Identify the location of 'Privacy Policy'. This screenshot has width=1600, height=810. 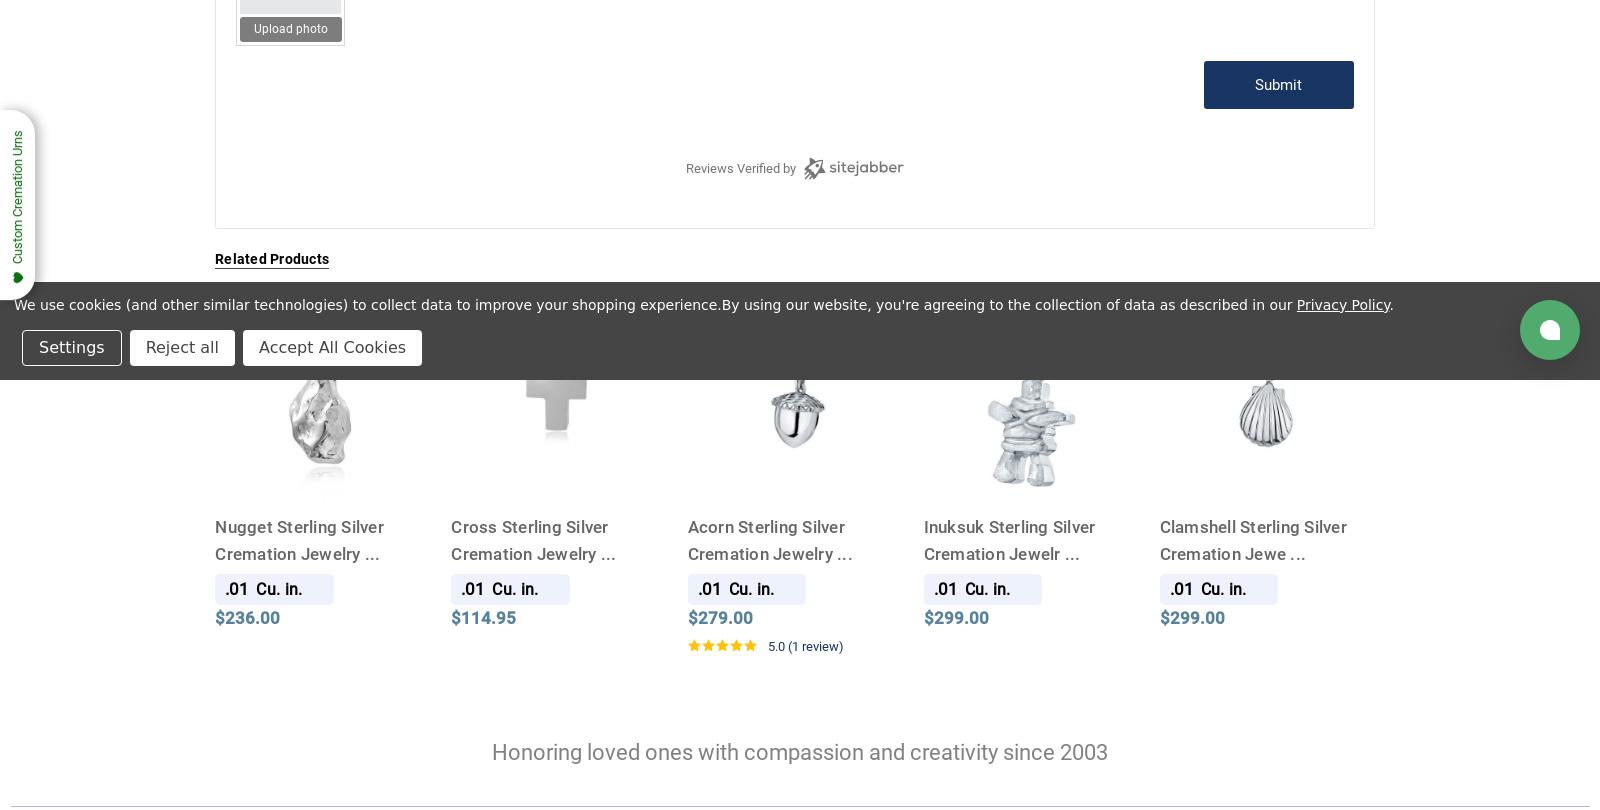
(1341, 302).